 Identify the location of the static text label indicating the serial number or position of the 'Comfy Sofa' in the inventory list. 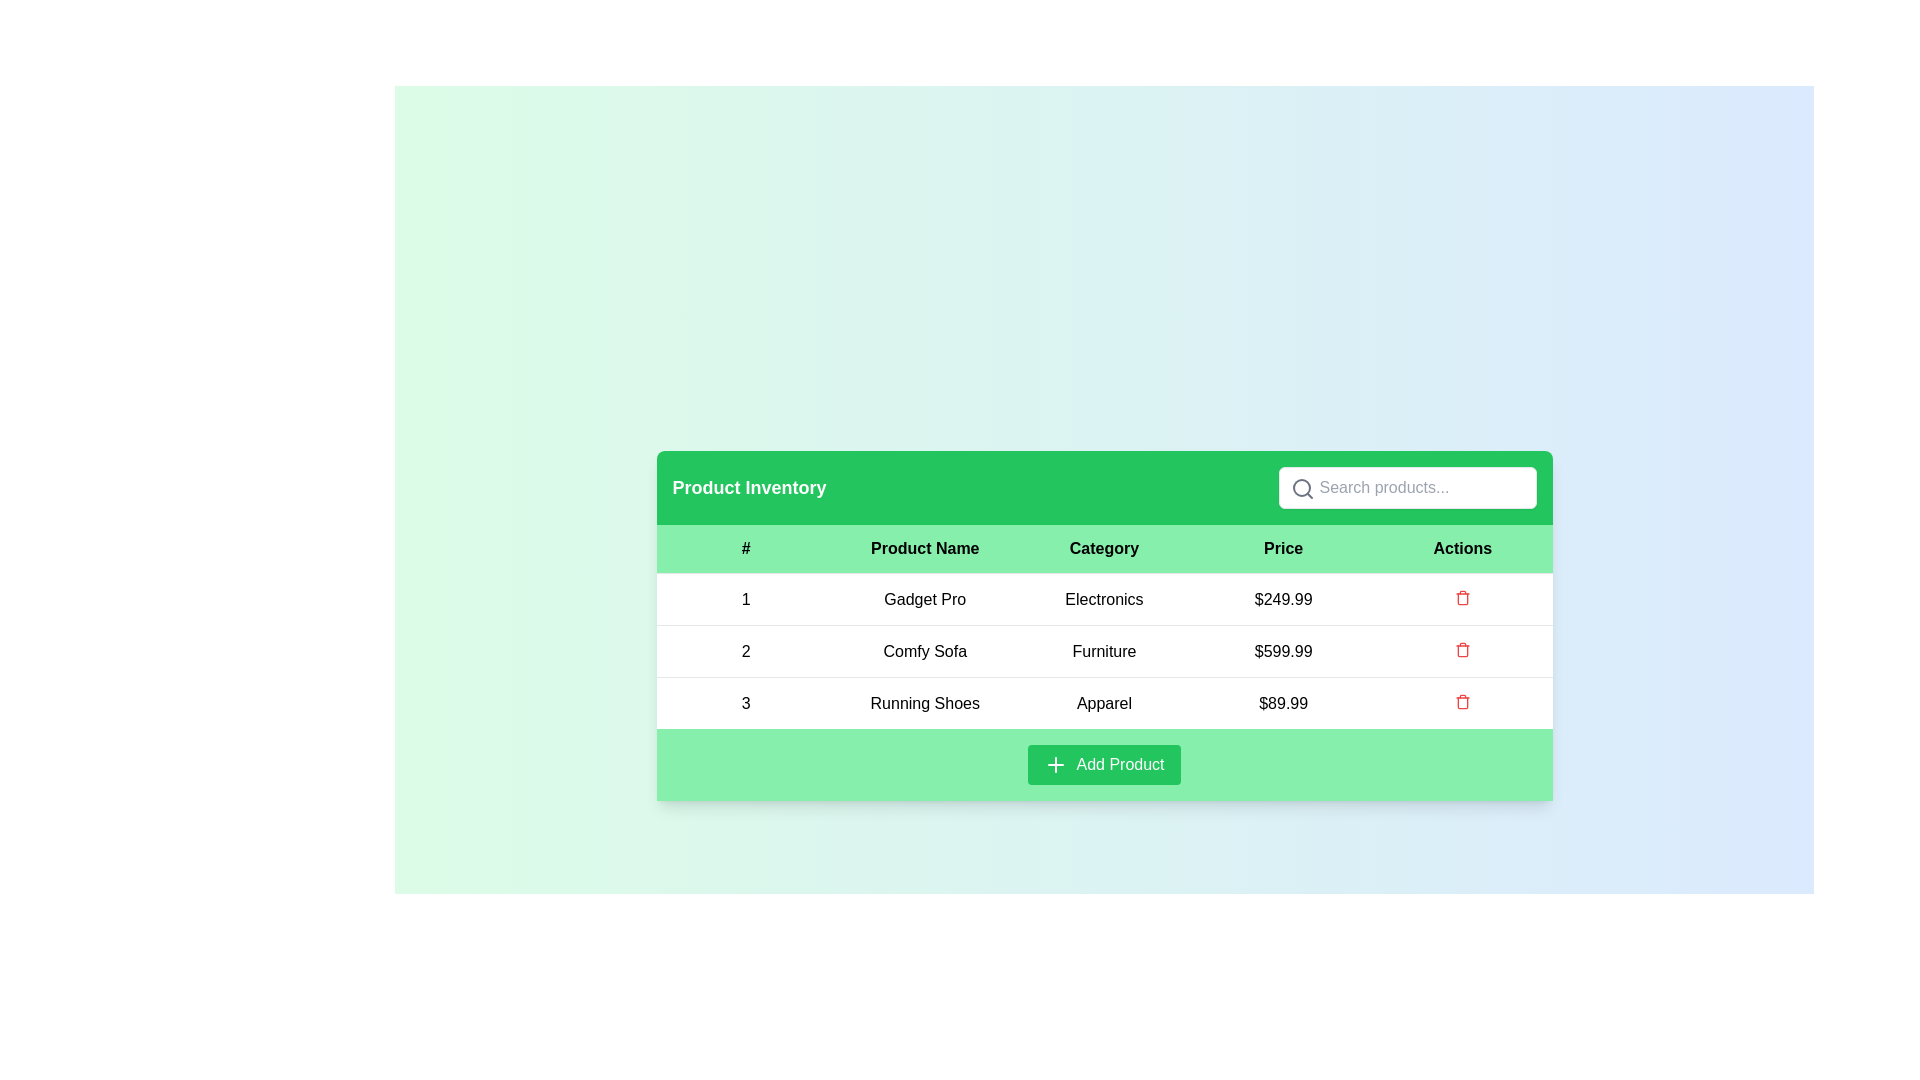
(745, 651).